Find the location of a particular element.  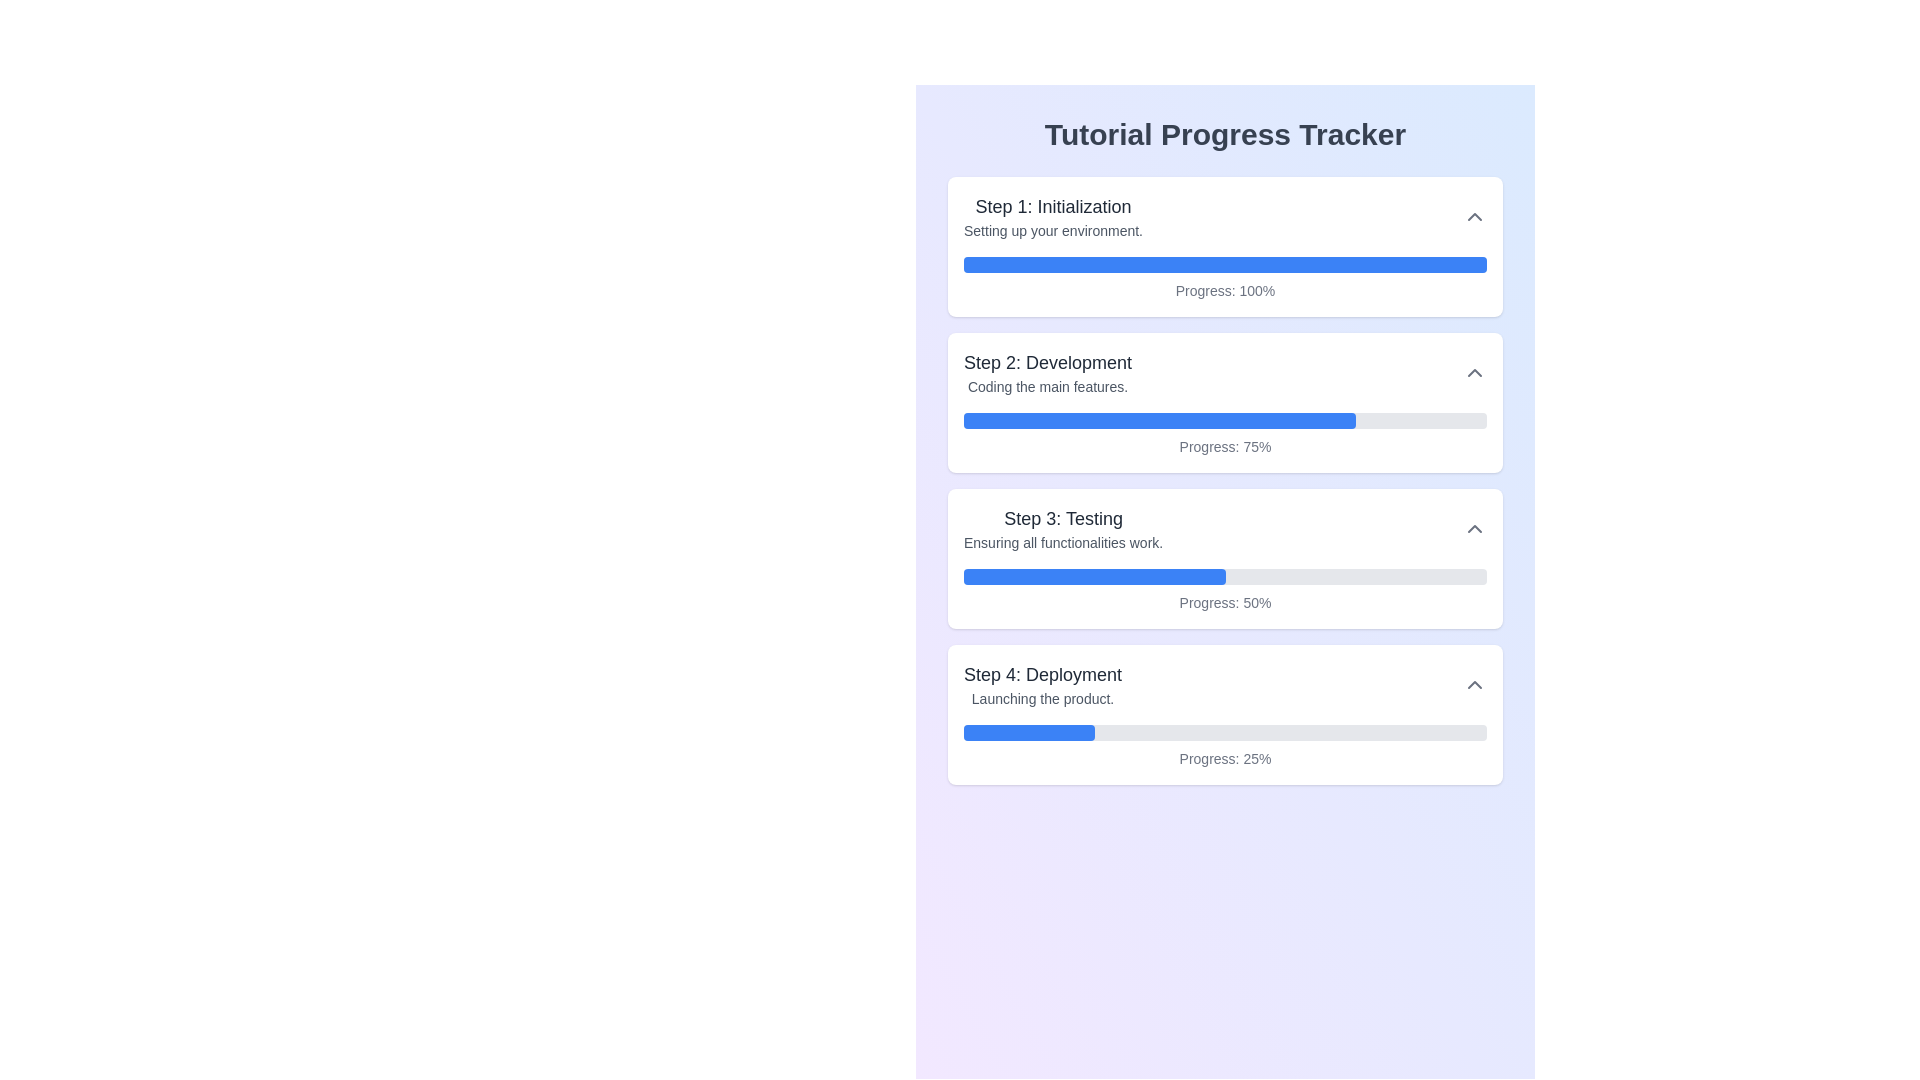

the progress indicator of the last progress bar located in the 'Step 4: Deployment' section is located at coordinates (1224, 732).